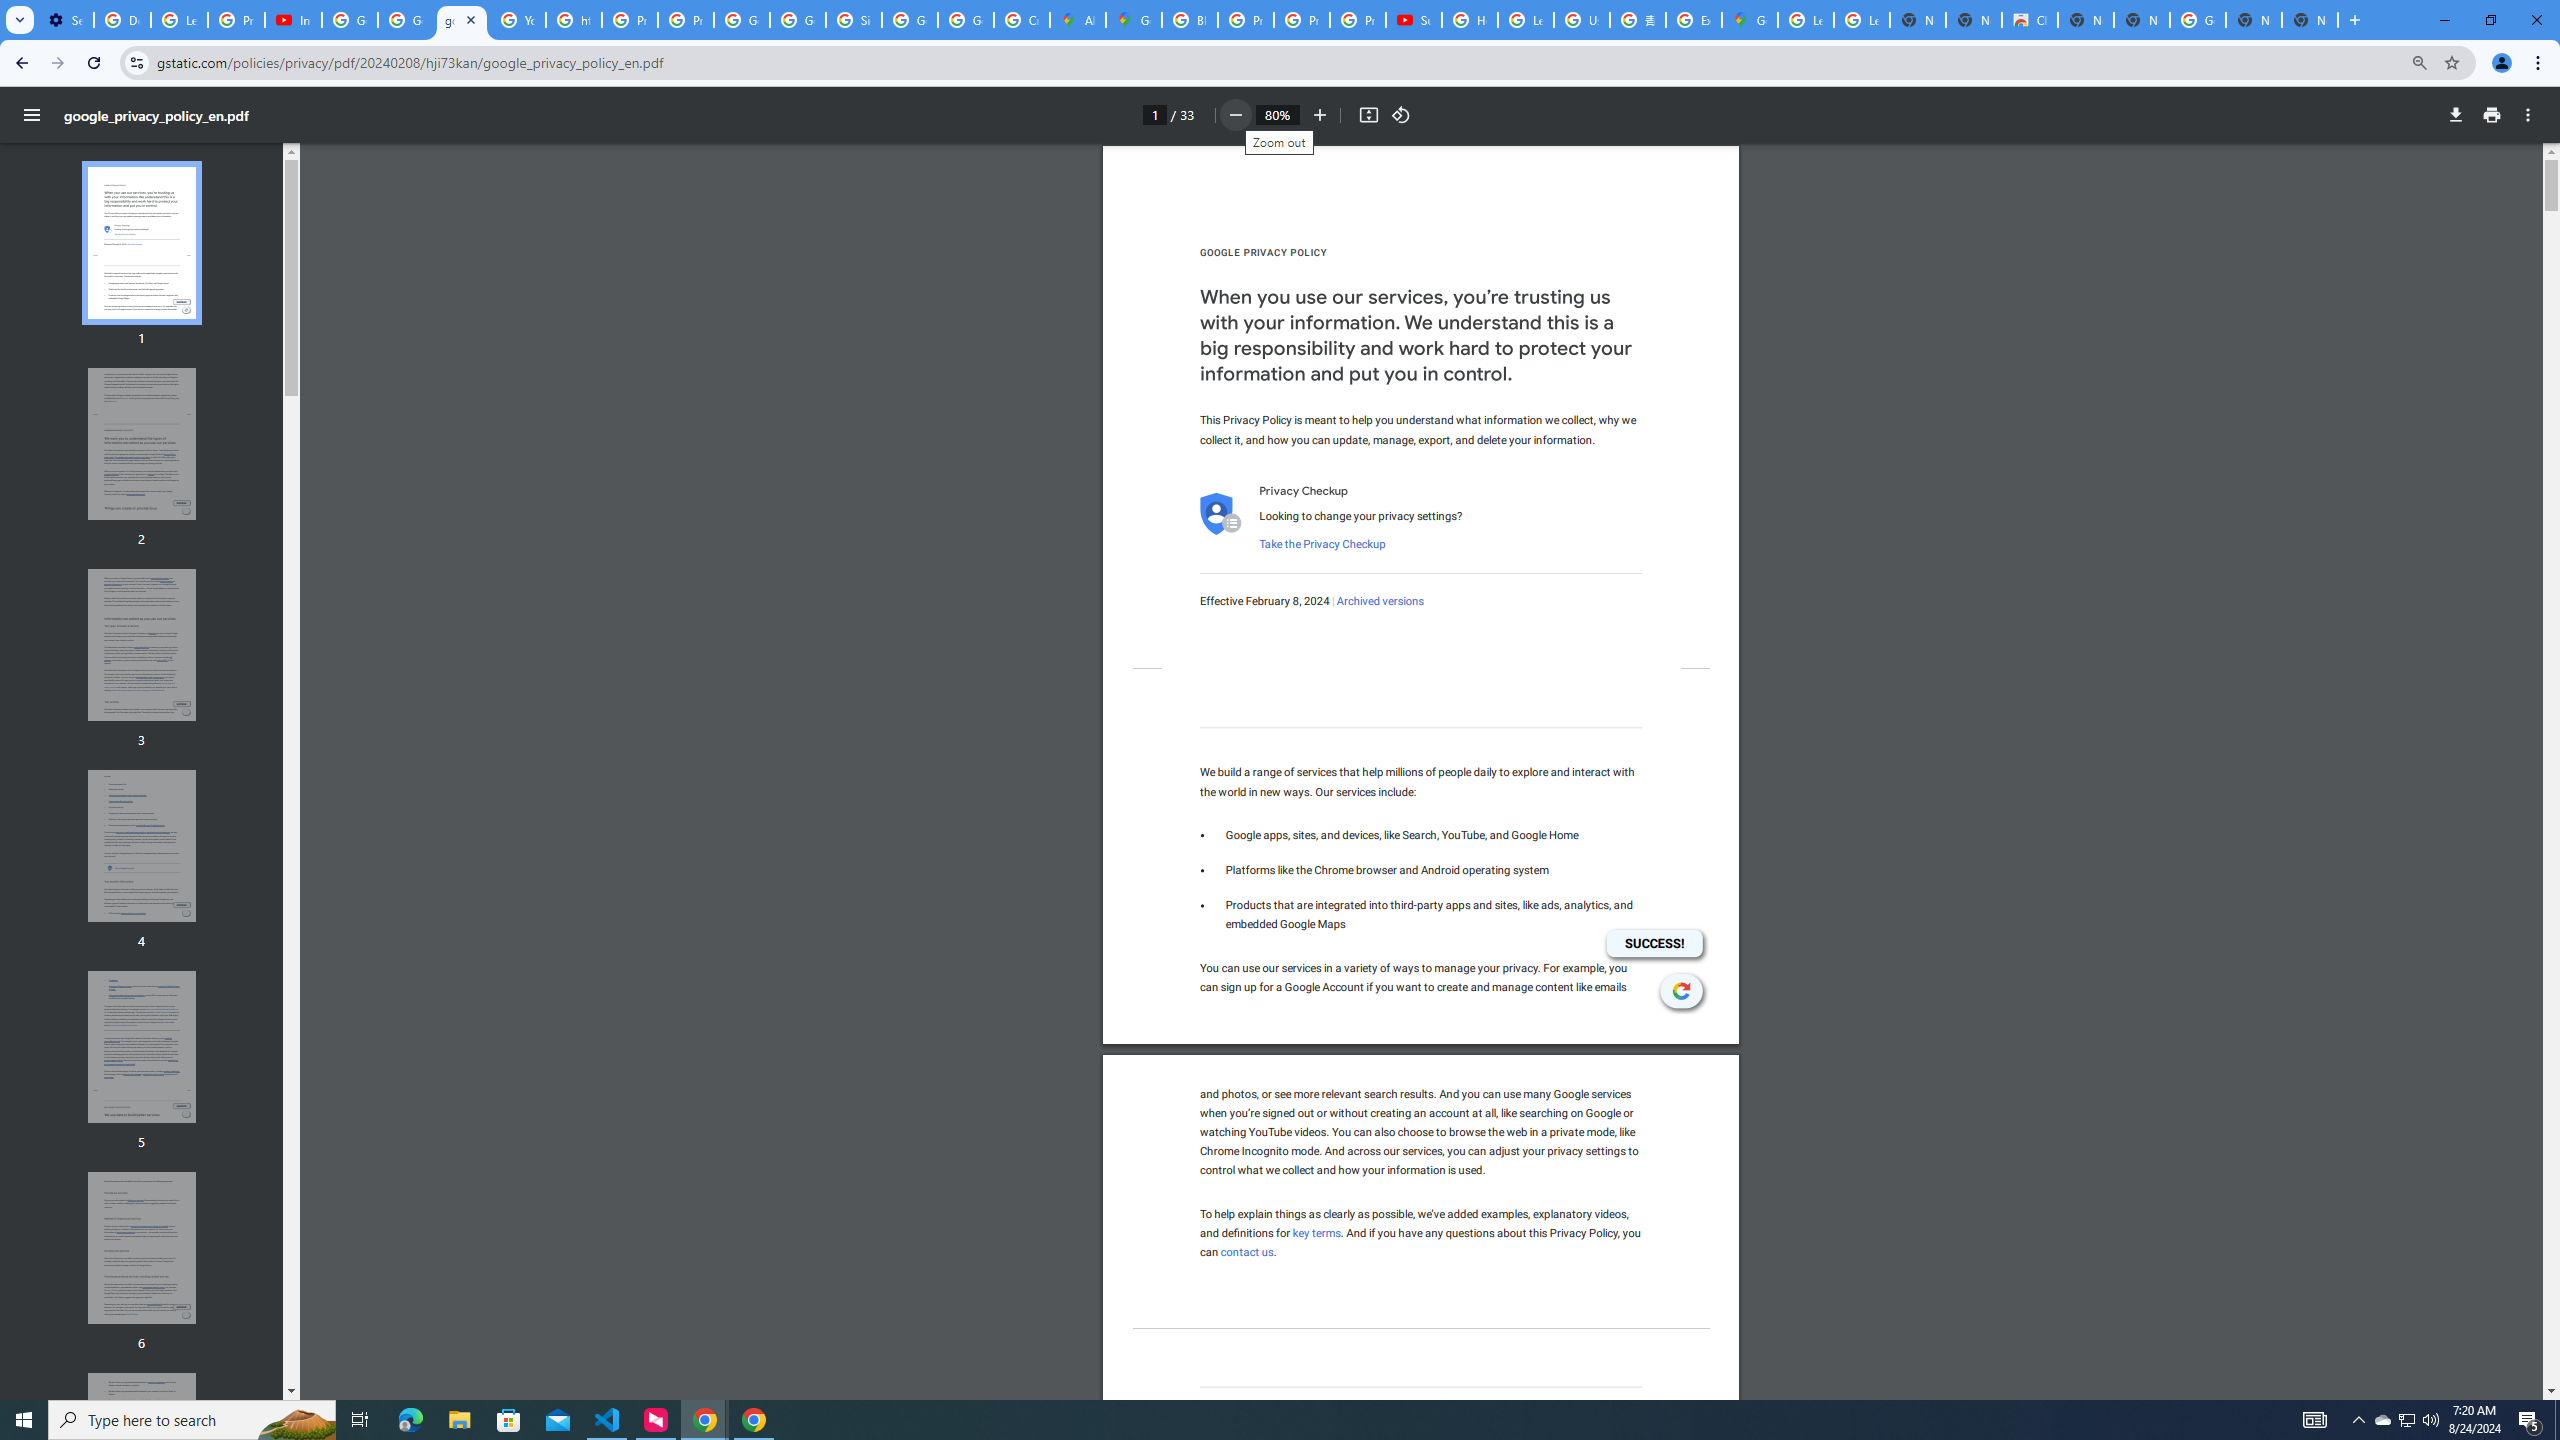  What do you see at coordinates (1247, 1252) in the screenshot?
I see `'contact us'` at bounding box center [1247, 1252].